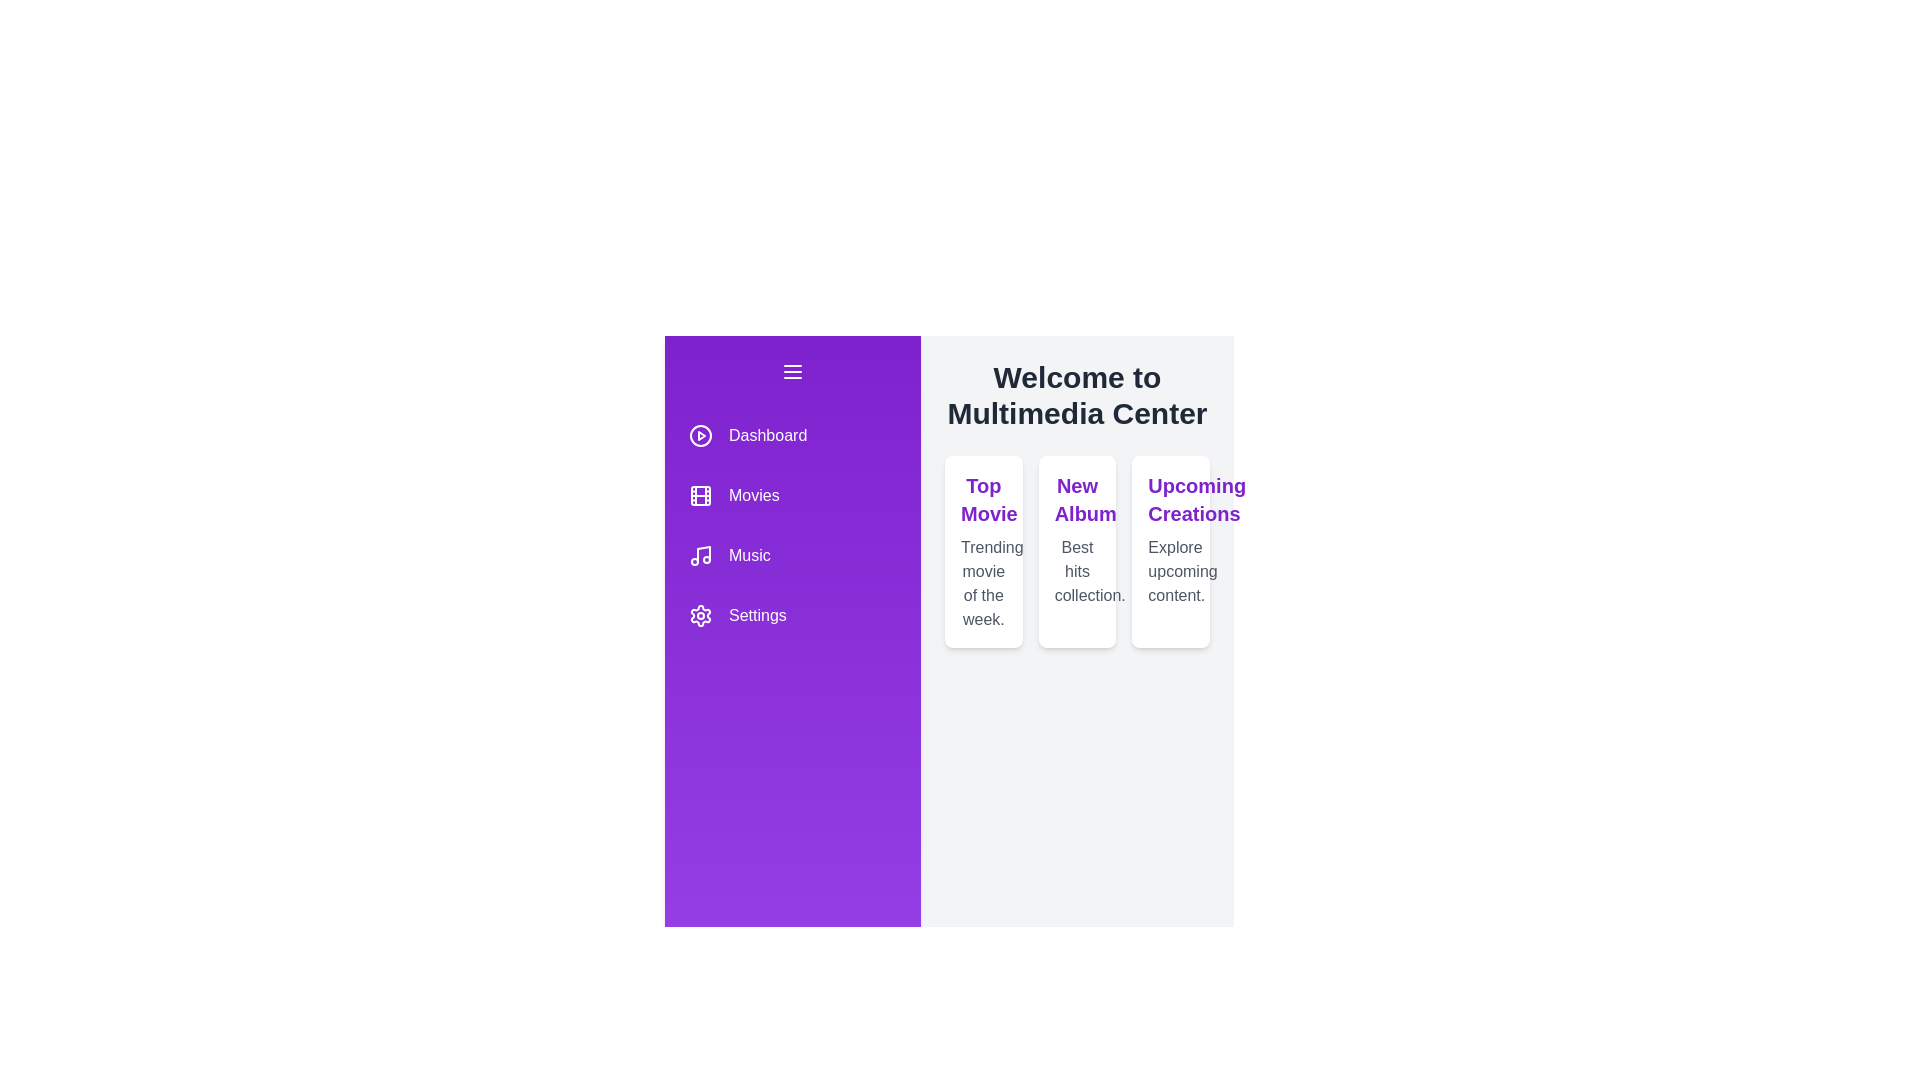 The image size is (1920, 1080). What do you see at coordinates (983, 551) in the screenshot?
I see `the card with the title Top Movie` at bounding box center [983, 551].